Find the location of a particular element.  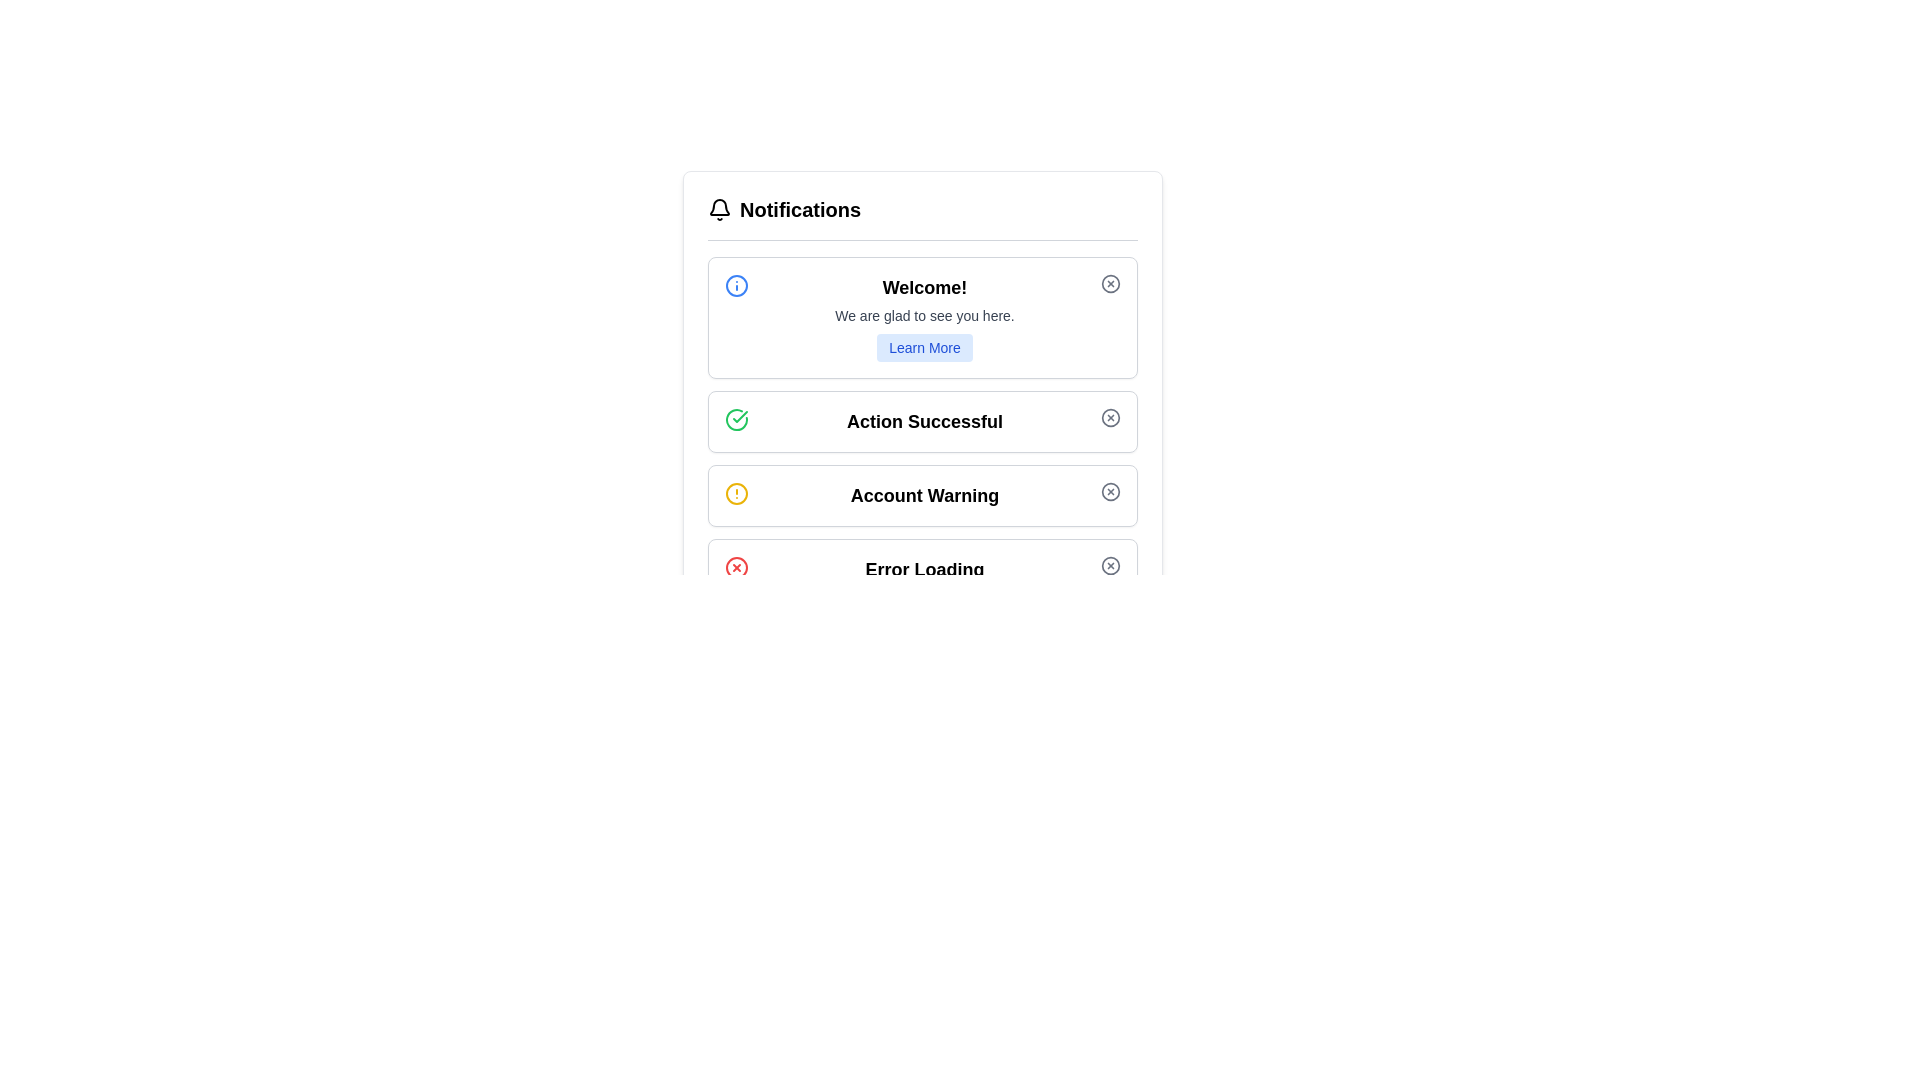

the dismiss button associated with the 'Error Loading' notification, which is the fourth and last item in the list of notifications, positioned to the right of the notification text is located at coordinates (1109, 566).